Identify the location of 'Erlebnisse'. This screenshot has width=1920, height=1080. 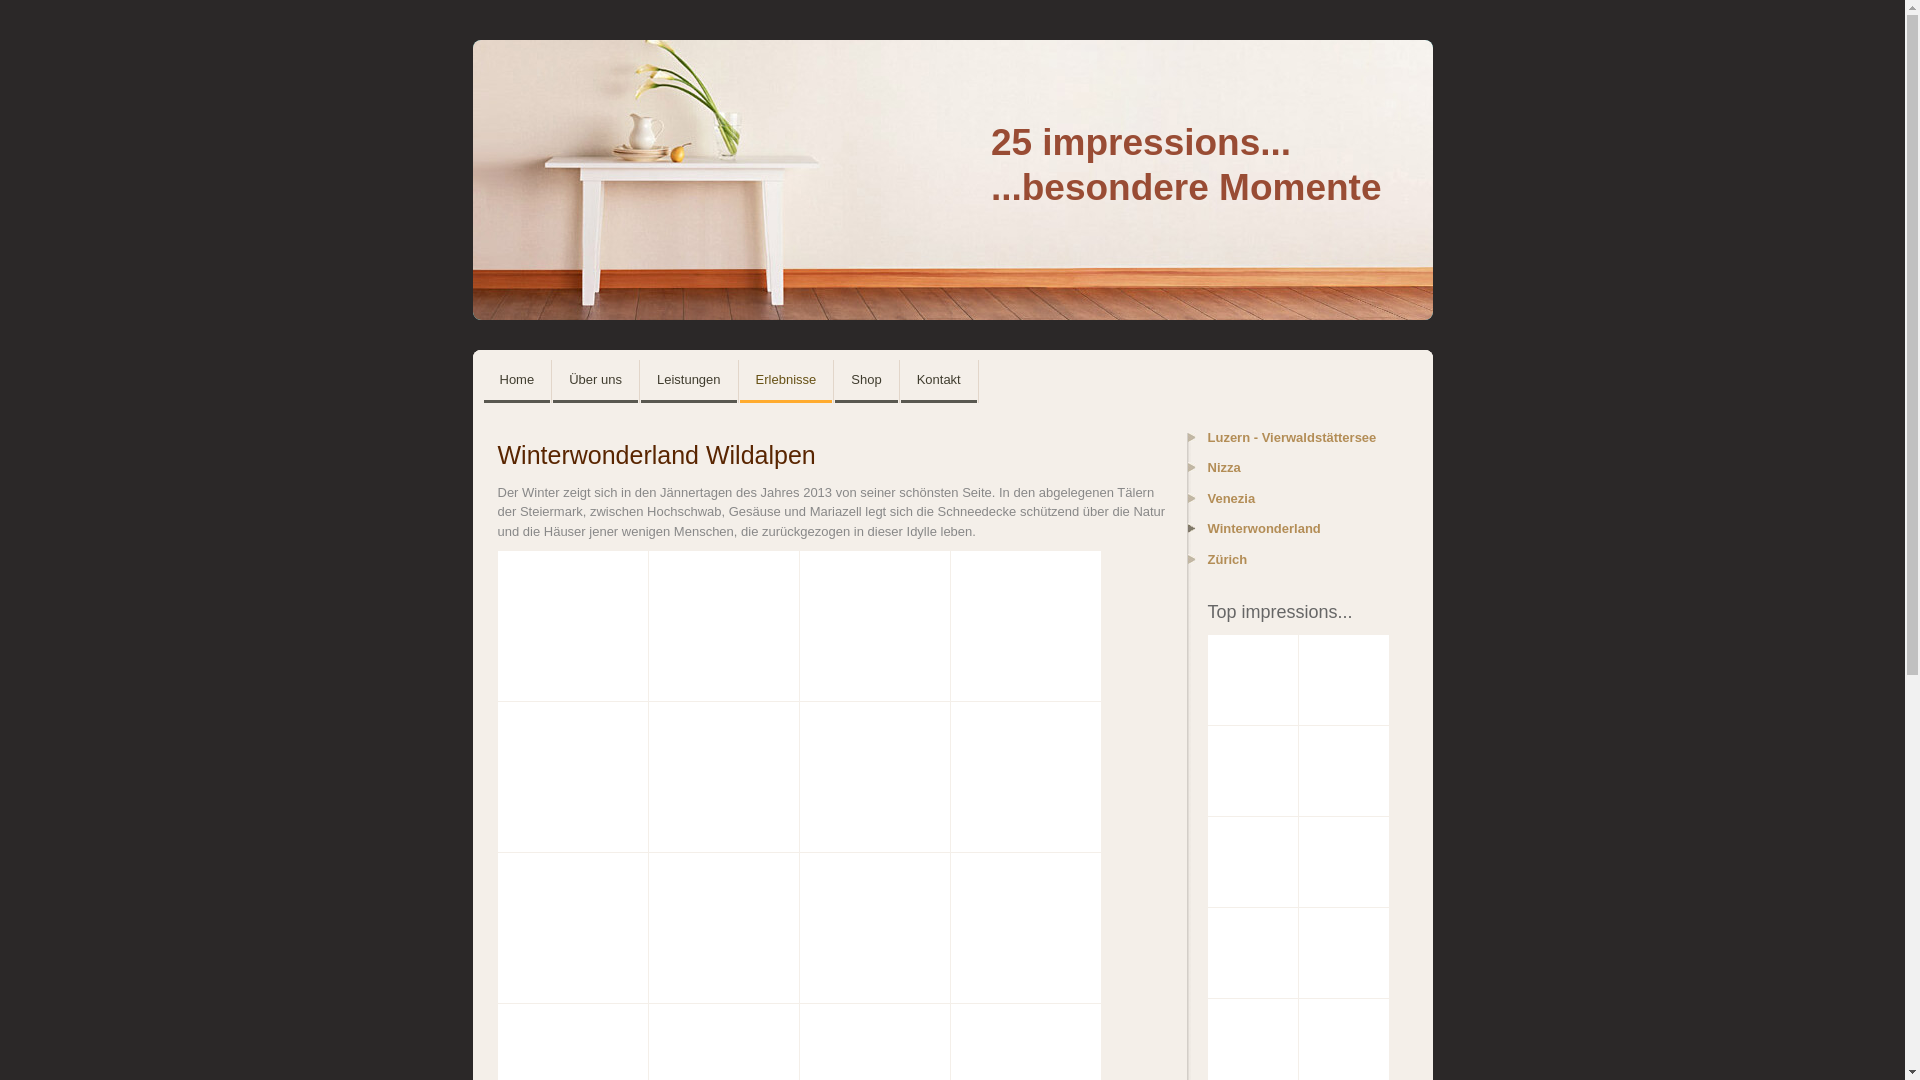
(738, 381).